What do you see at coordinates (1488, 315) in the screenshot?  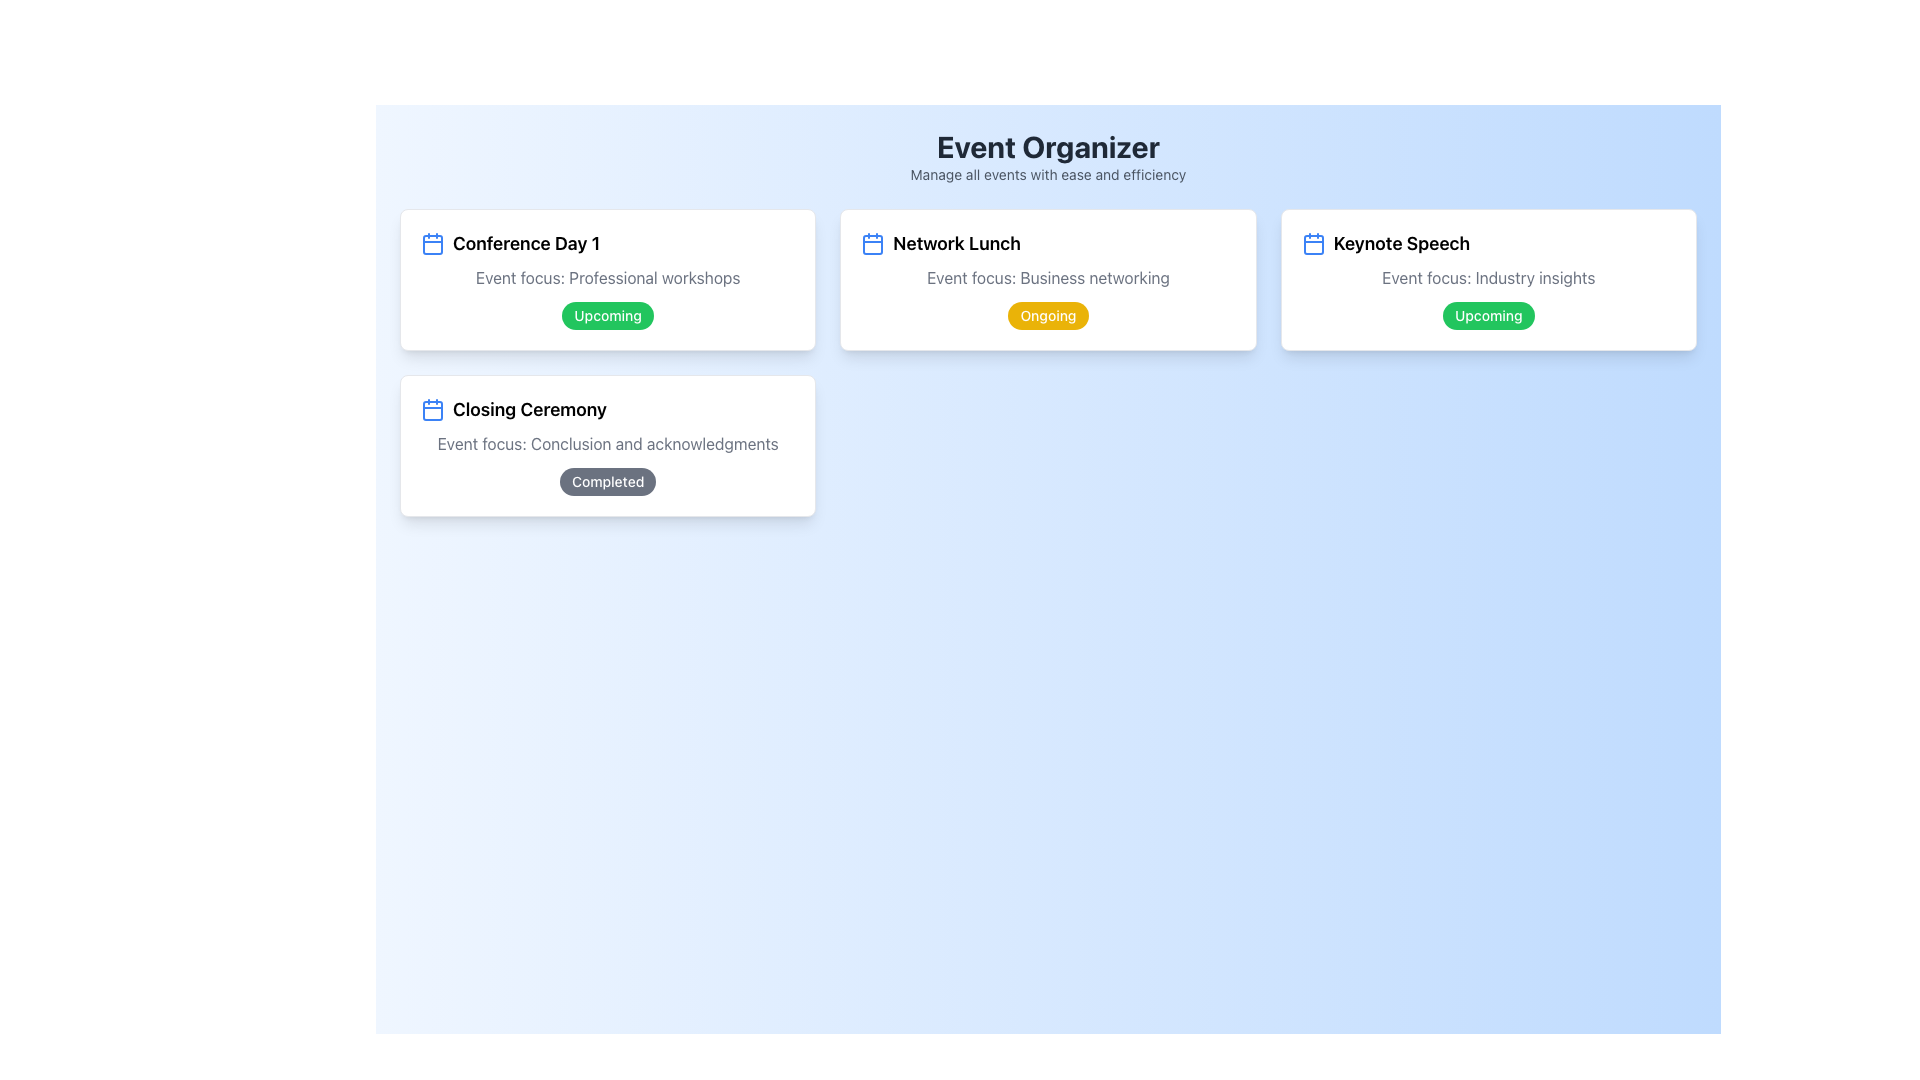 I see `the green tag labeled 'Upcoming' with a rounded rectangular shape located in the bottom-right corner of the 'Keynote Speech' card` at bounding box center [1488, 315].